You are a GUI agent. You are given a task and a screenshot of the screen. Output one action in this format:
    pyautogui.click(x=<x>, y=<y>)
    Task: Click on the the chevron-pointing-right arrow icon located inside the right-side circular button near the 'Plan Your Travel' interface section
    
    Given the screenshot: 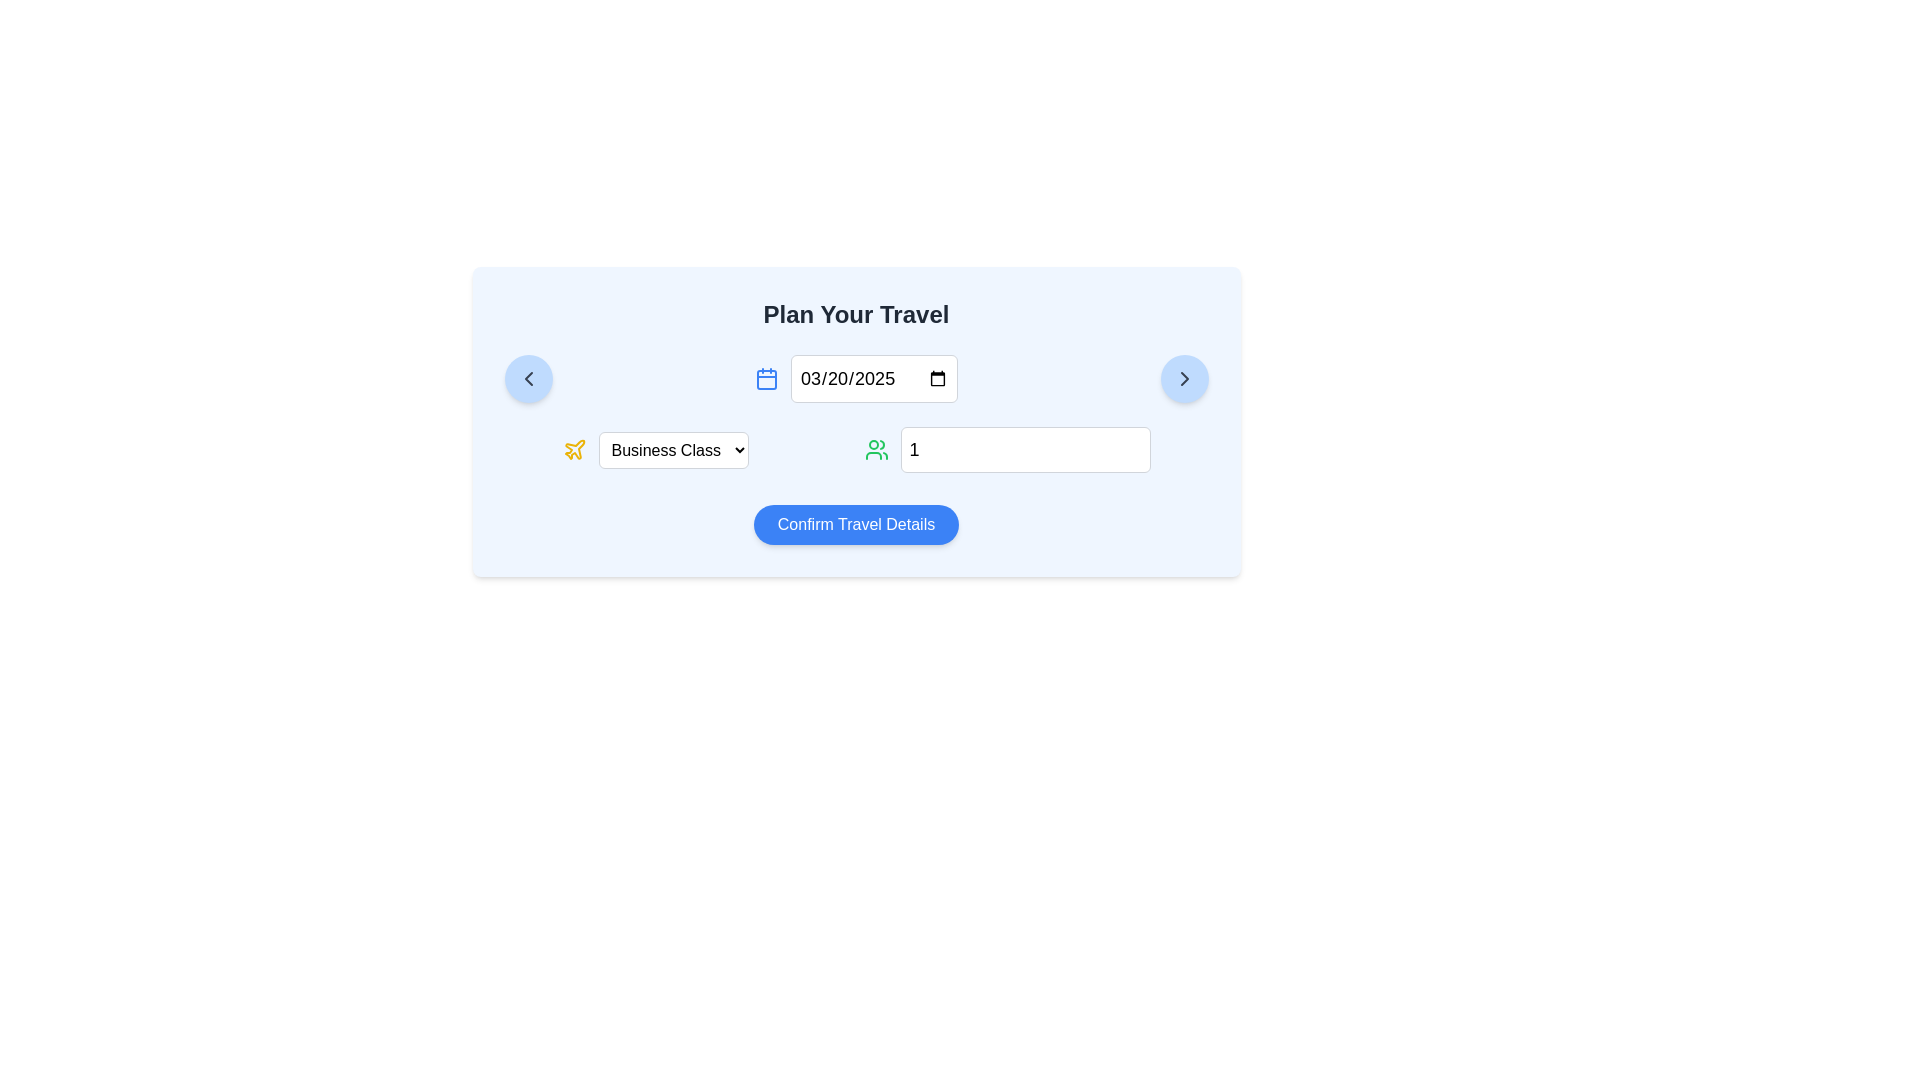 What is the action you would take?
    pyautogui.click(x=1184, y=378)
    